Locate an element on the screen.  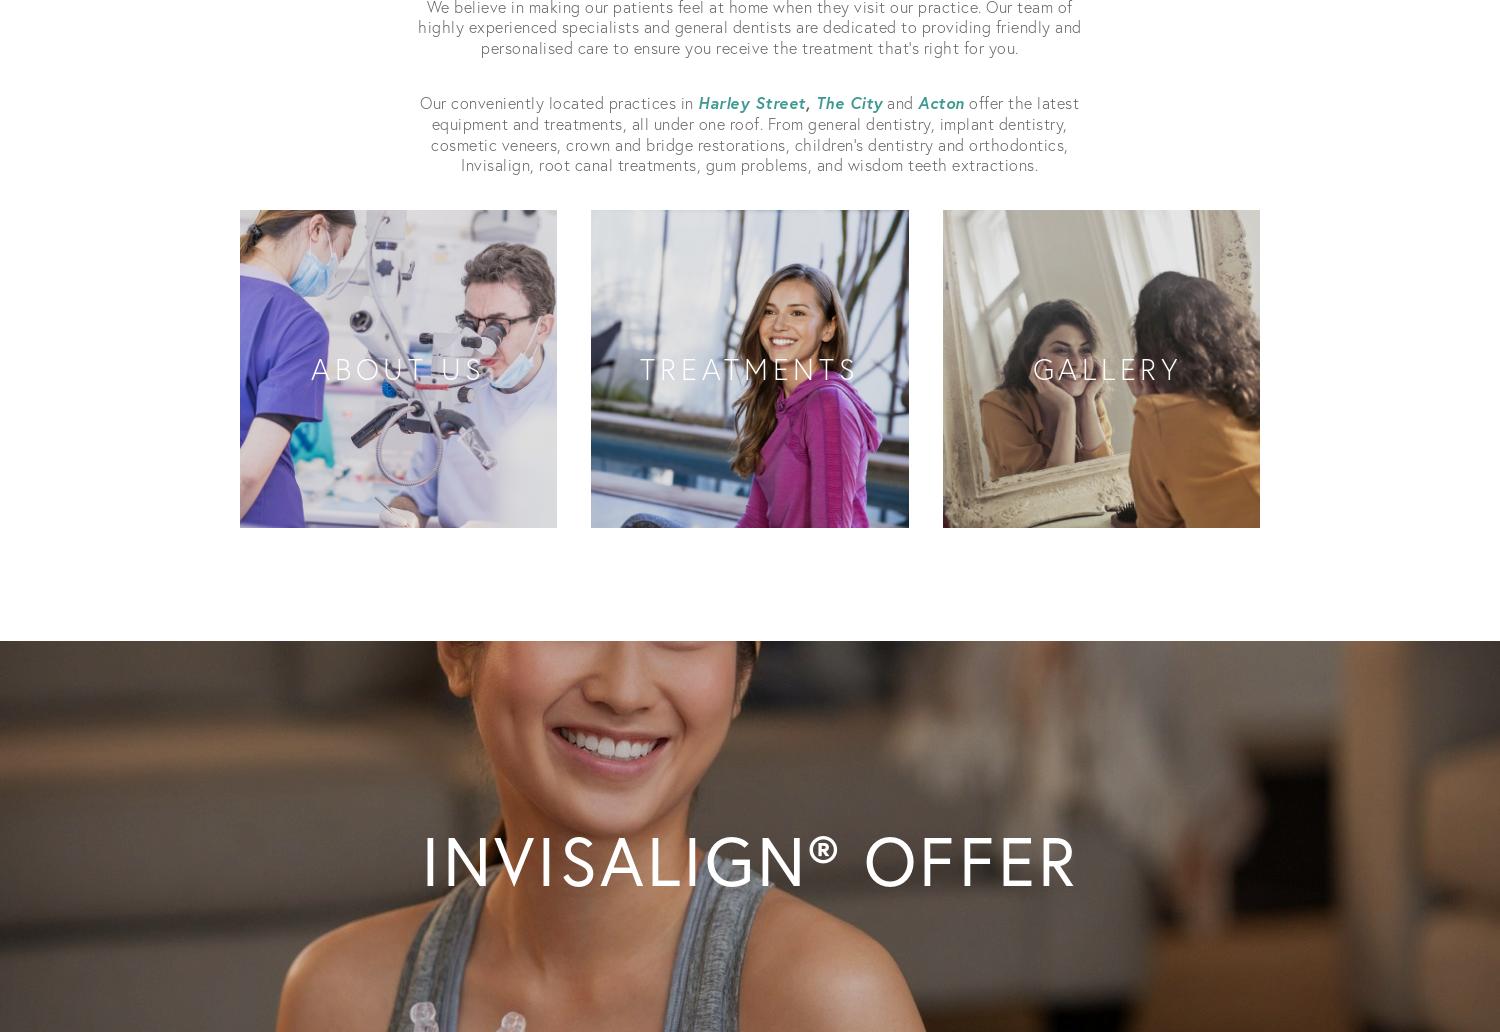
'Invisalign® offer' is located at coordinates (748, 859).